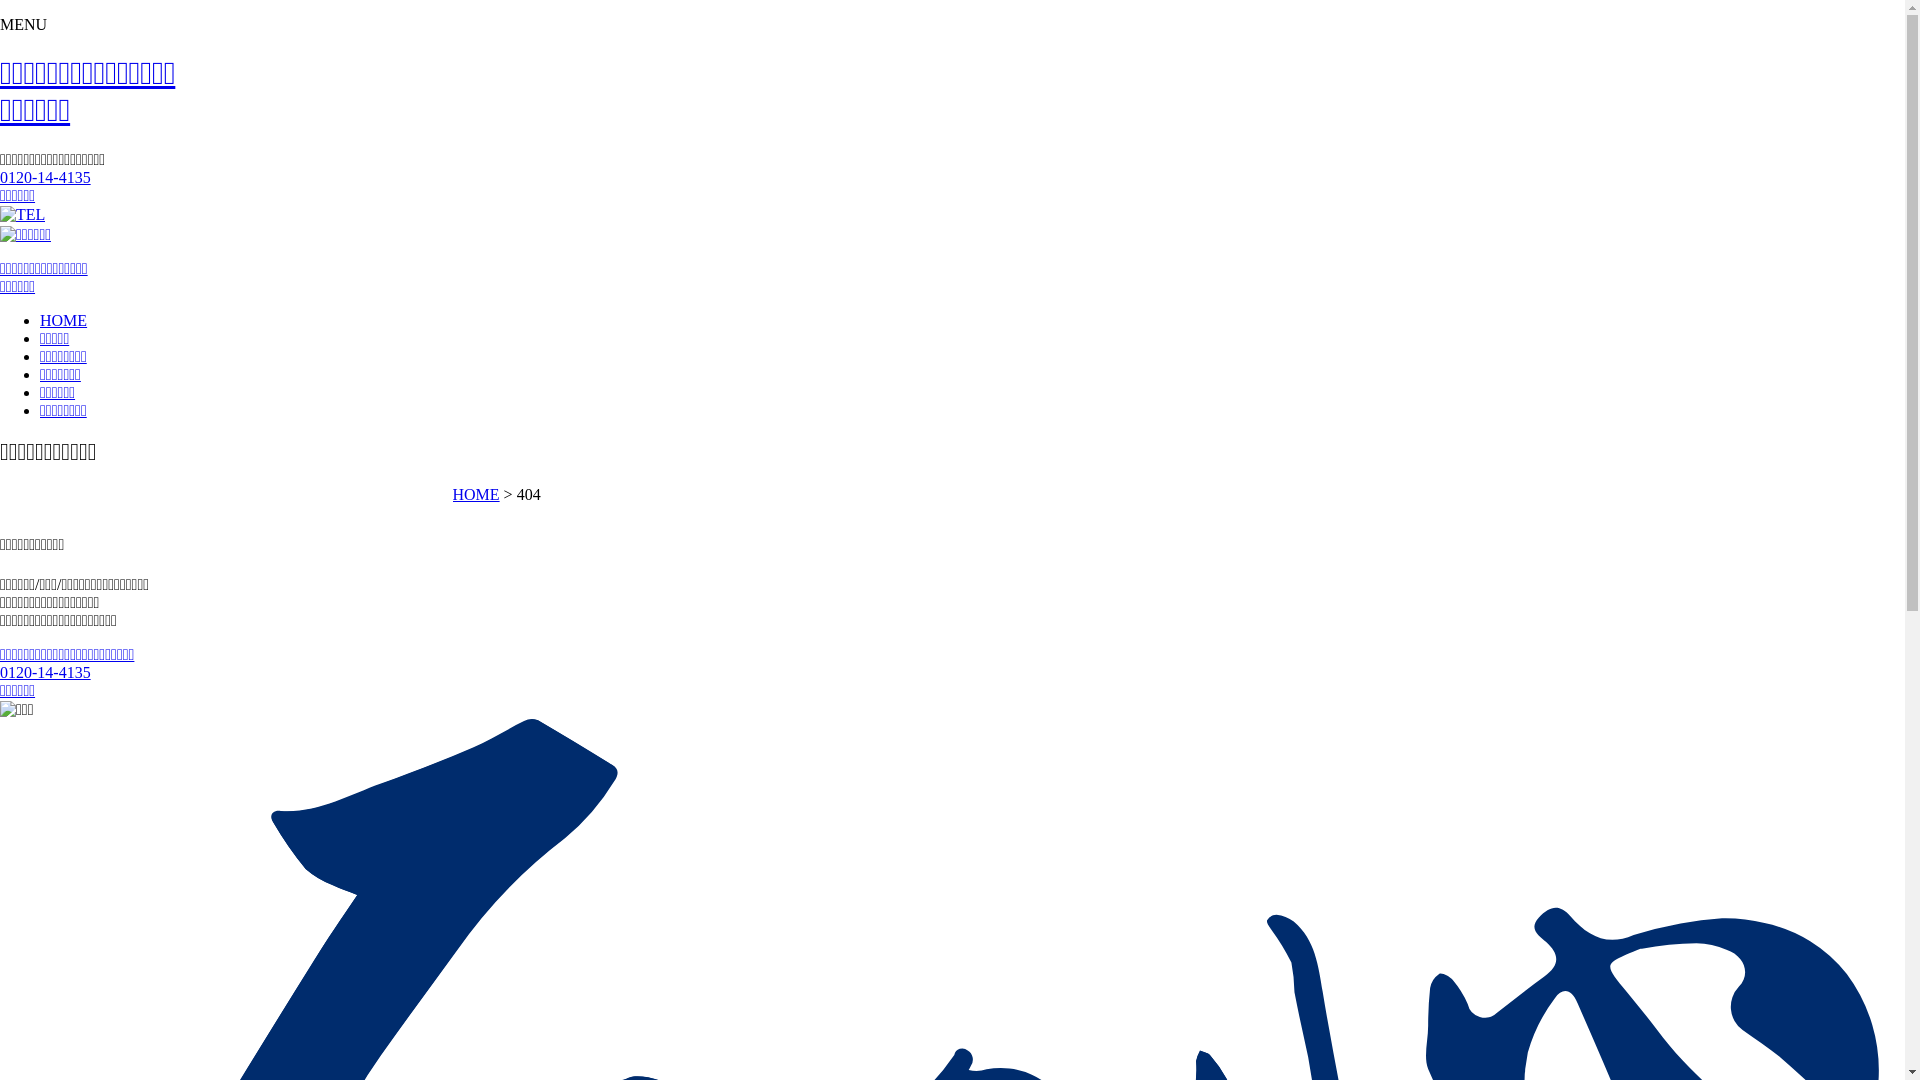 Image resolution: width=1920 pixels, height=1080 pixels. Describe the element at coordinates (474, 494) in the screenshot. I see `'HOME'` at that location.